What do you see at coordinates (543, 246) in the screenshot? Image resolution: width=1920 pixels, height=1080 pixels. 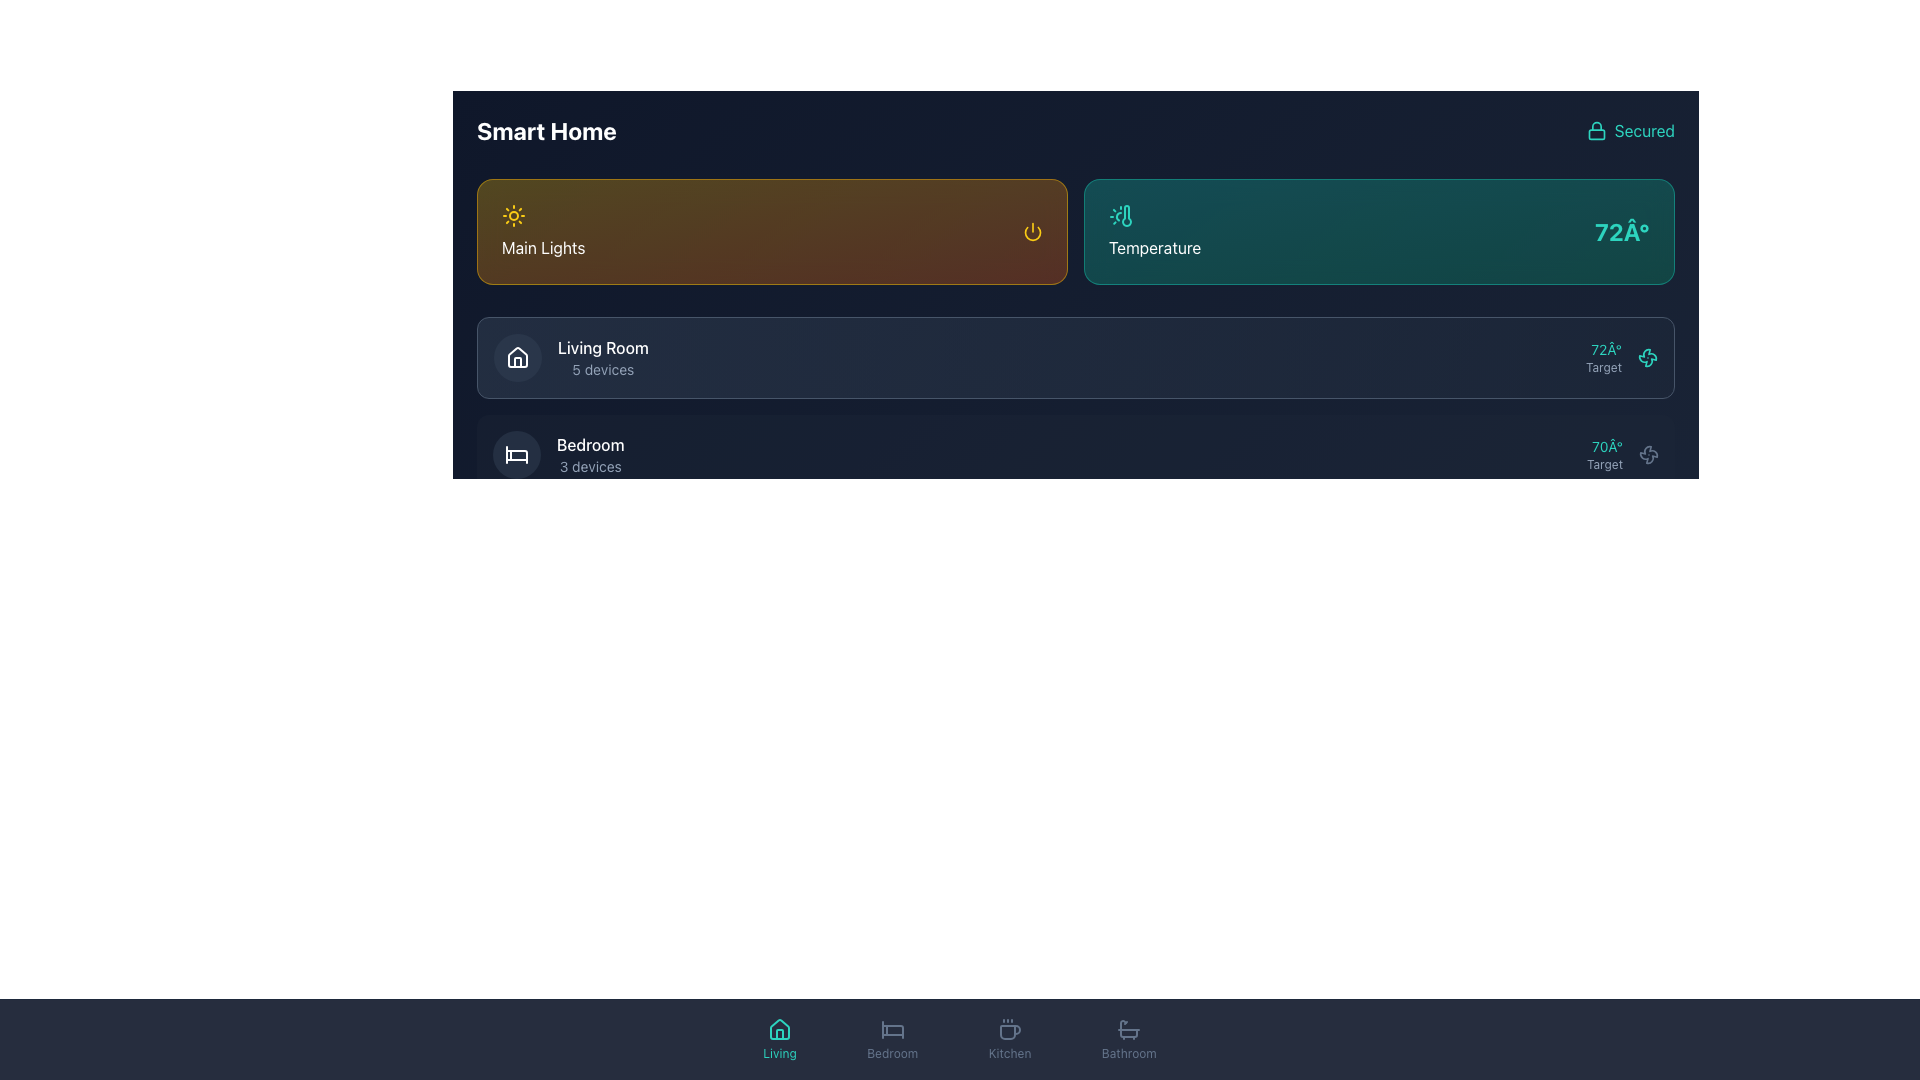 I see `the static text label indicating 'Main Lights', located in the top left area of the card interface, directly below the sun icon` at bounding box center [543, 246].